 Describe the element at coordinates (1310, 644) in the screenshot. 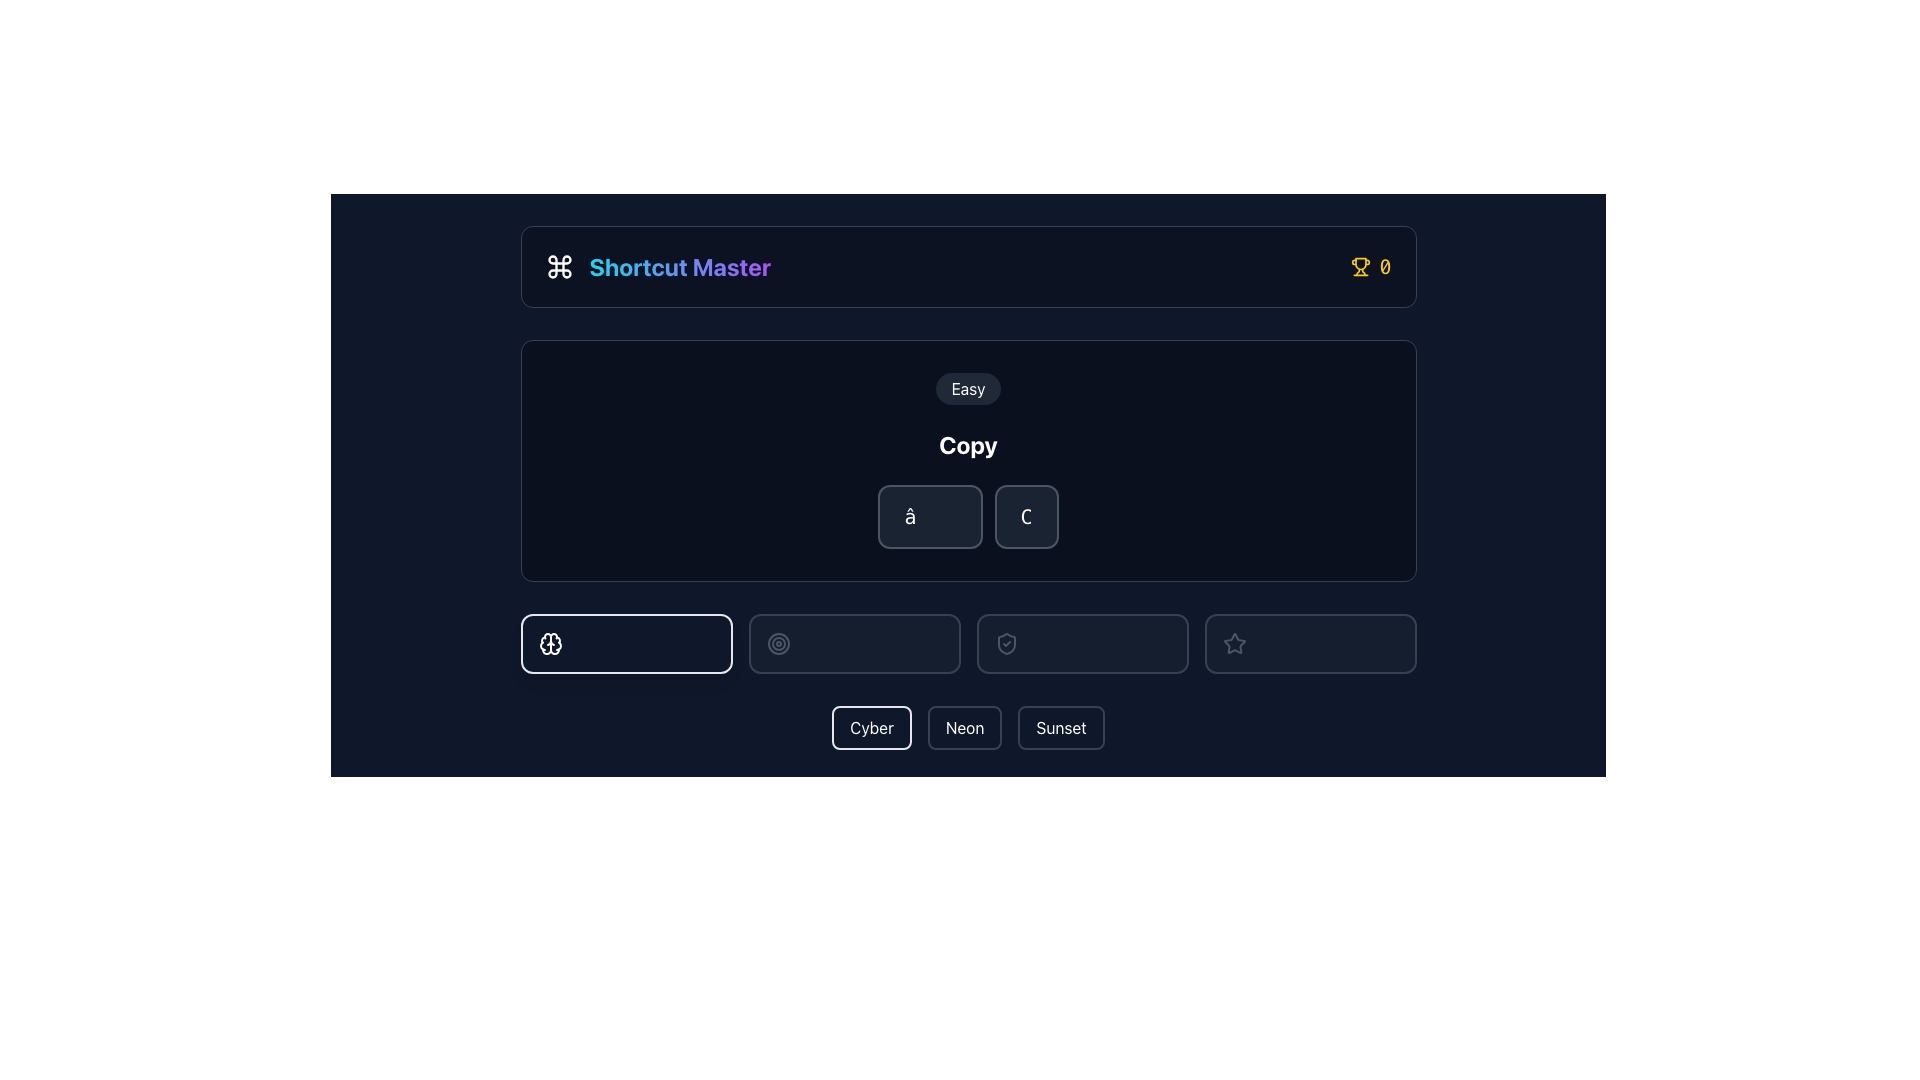

I see `the fourth button located at the far right among a horizontal arrangement of four buttons` at that location.